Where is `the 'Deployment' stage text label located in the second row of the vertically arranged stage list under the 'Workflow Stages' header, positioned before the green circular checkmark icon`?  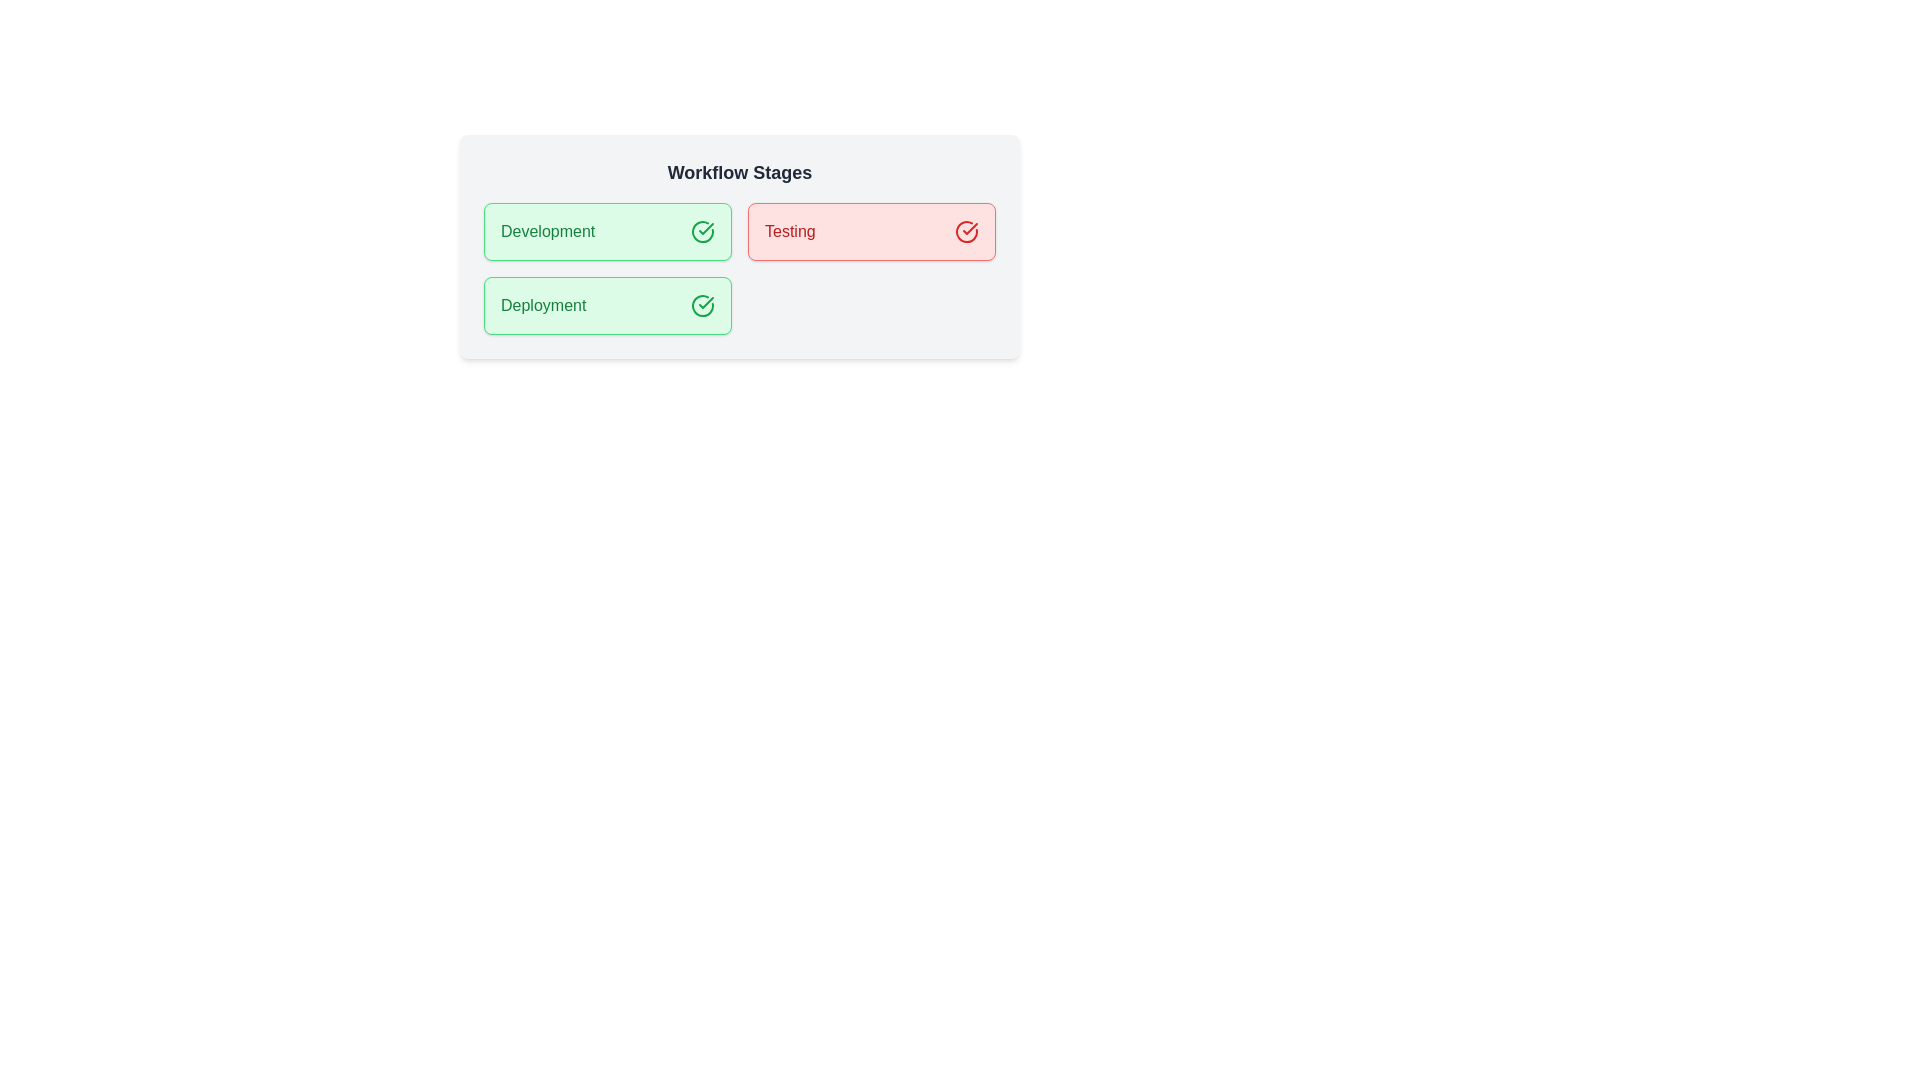 the 'Deployment' stage text label located in the second row of the vertically arranged stage list under the 'Workflow Stages' header, positioned before the green circular checkmark icon is located at coordinates (543, 305).